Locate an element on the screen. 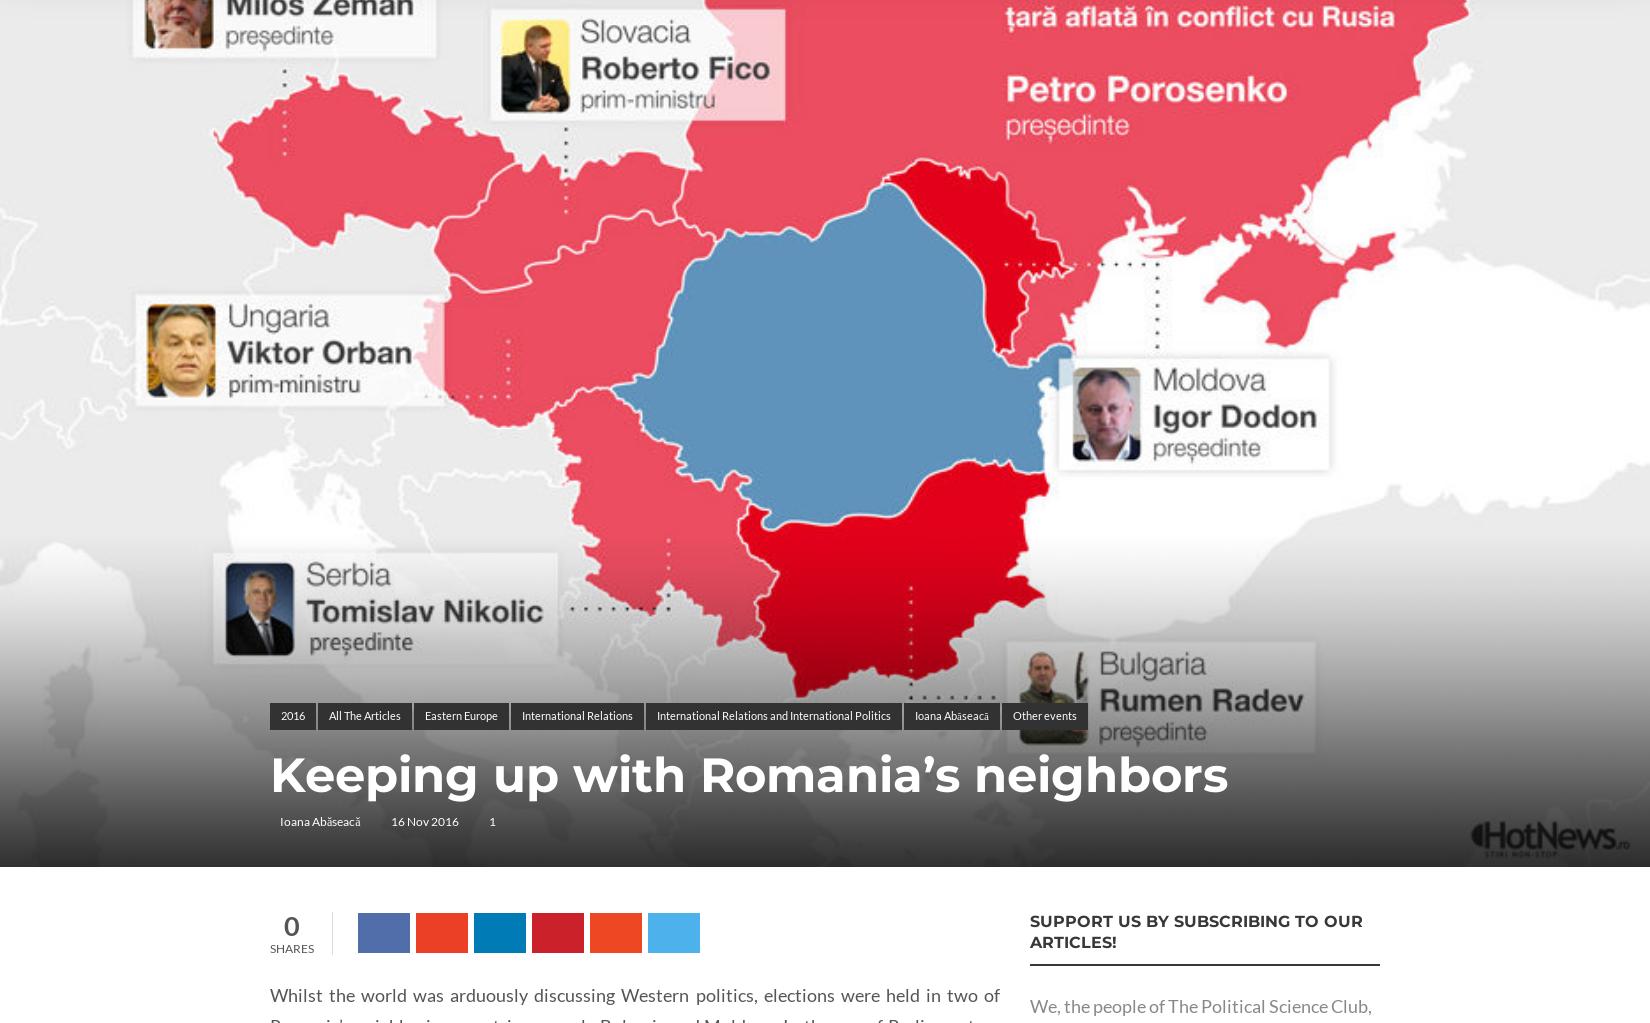 The height and width of the screenshot is (1023, 1650). 'Eastern Europe' is located at coordinates (460, 714).